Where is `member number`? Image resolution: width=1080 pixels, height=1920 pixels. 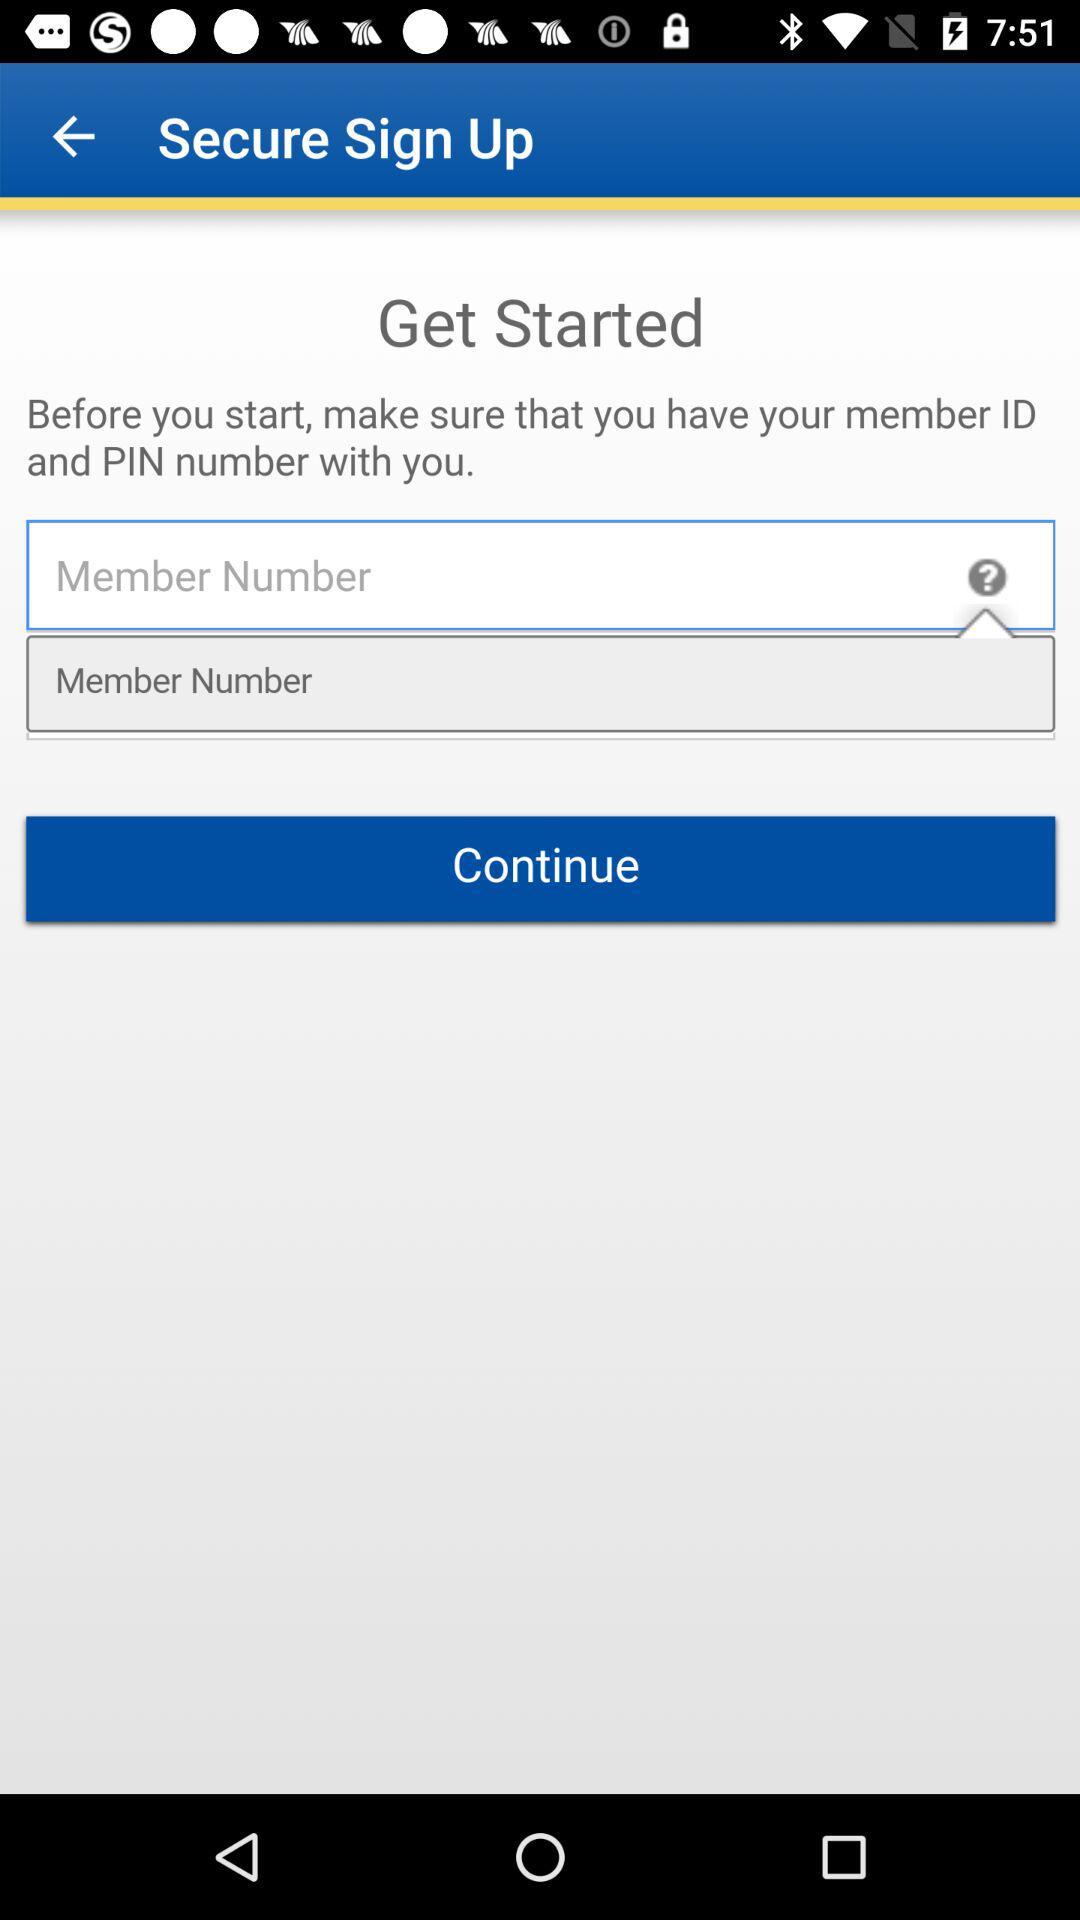 member number is located at coordinates (540, 1002).